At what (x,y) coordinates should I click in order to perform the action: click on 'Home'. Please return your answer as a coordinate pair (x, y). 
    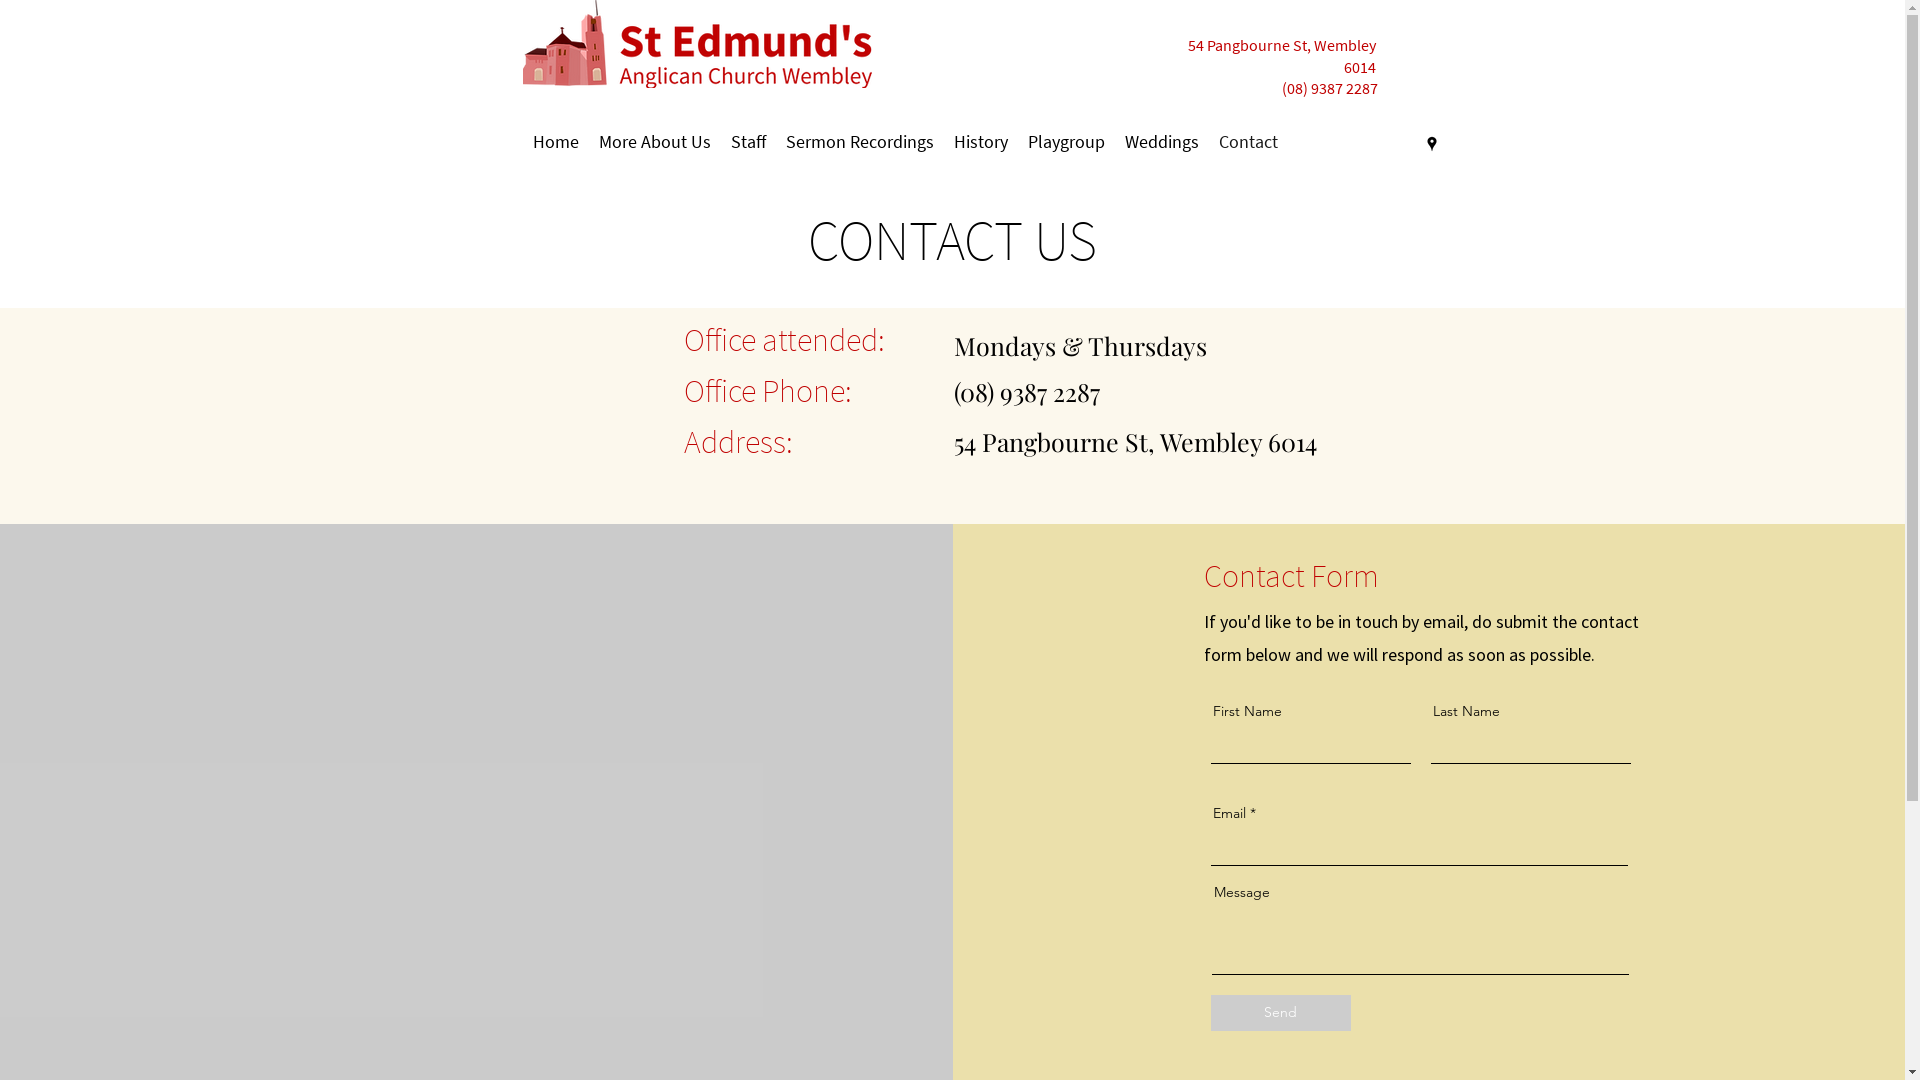
    Looking at the image, I should click on (555, 141).